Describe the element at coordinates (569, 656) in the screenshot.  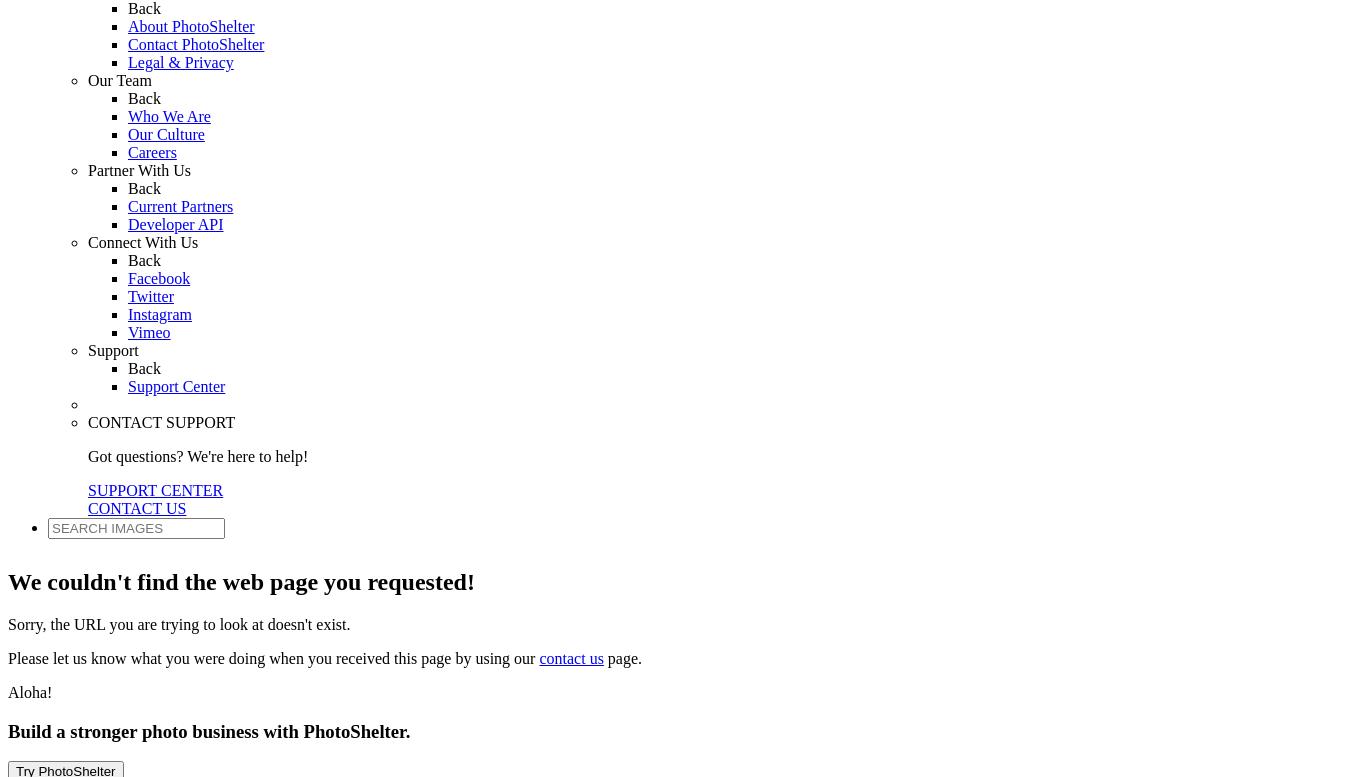
I see `'contact us'` at that location.